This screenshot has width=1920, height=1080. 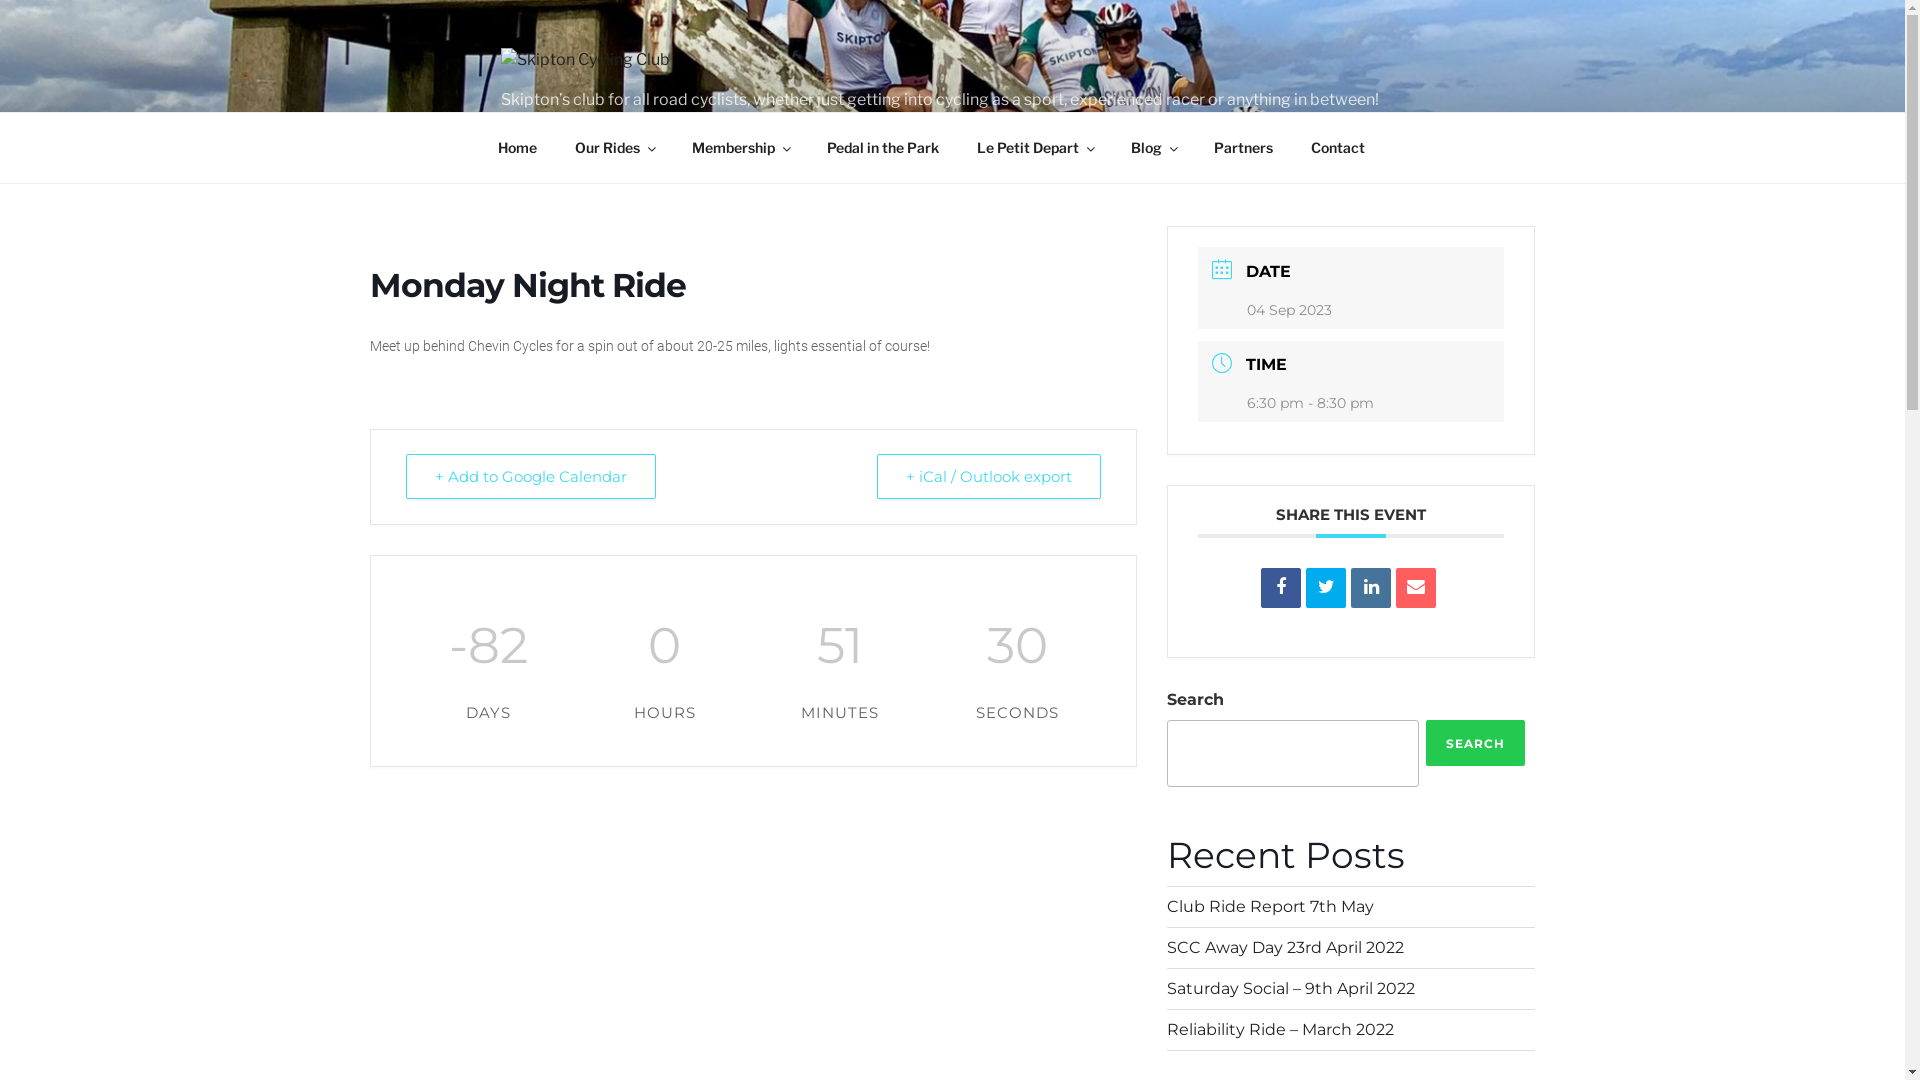 What do you see at coordinates (1475, 743) in the screenshot?
I see `'SEARCH'` at bounding box center [1475, 743].